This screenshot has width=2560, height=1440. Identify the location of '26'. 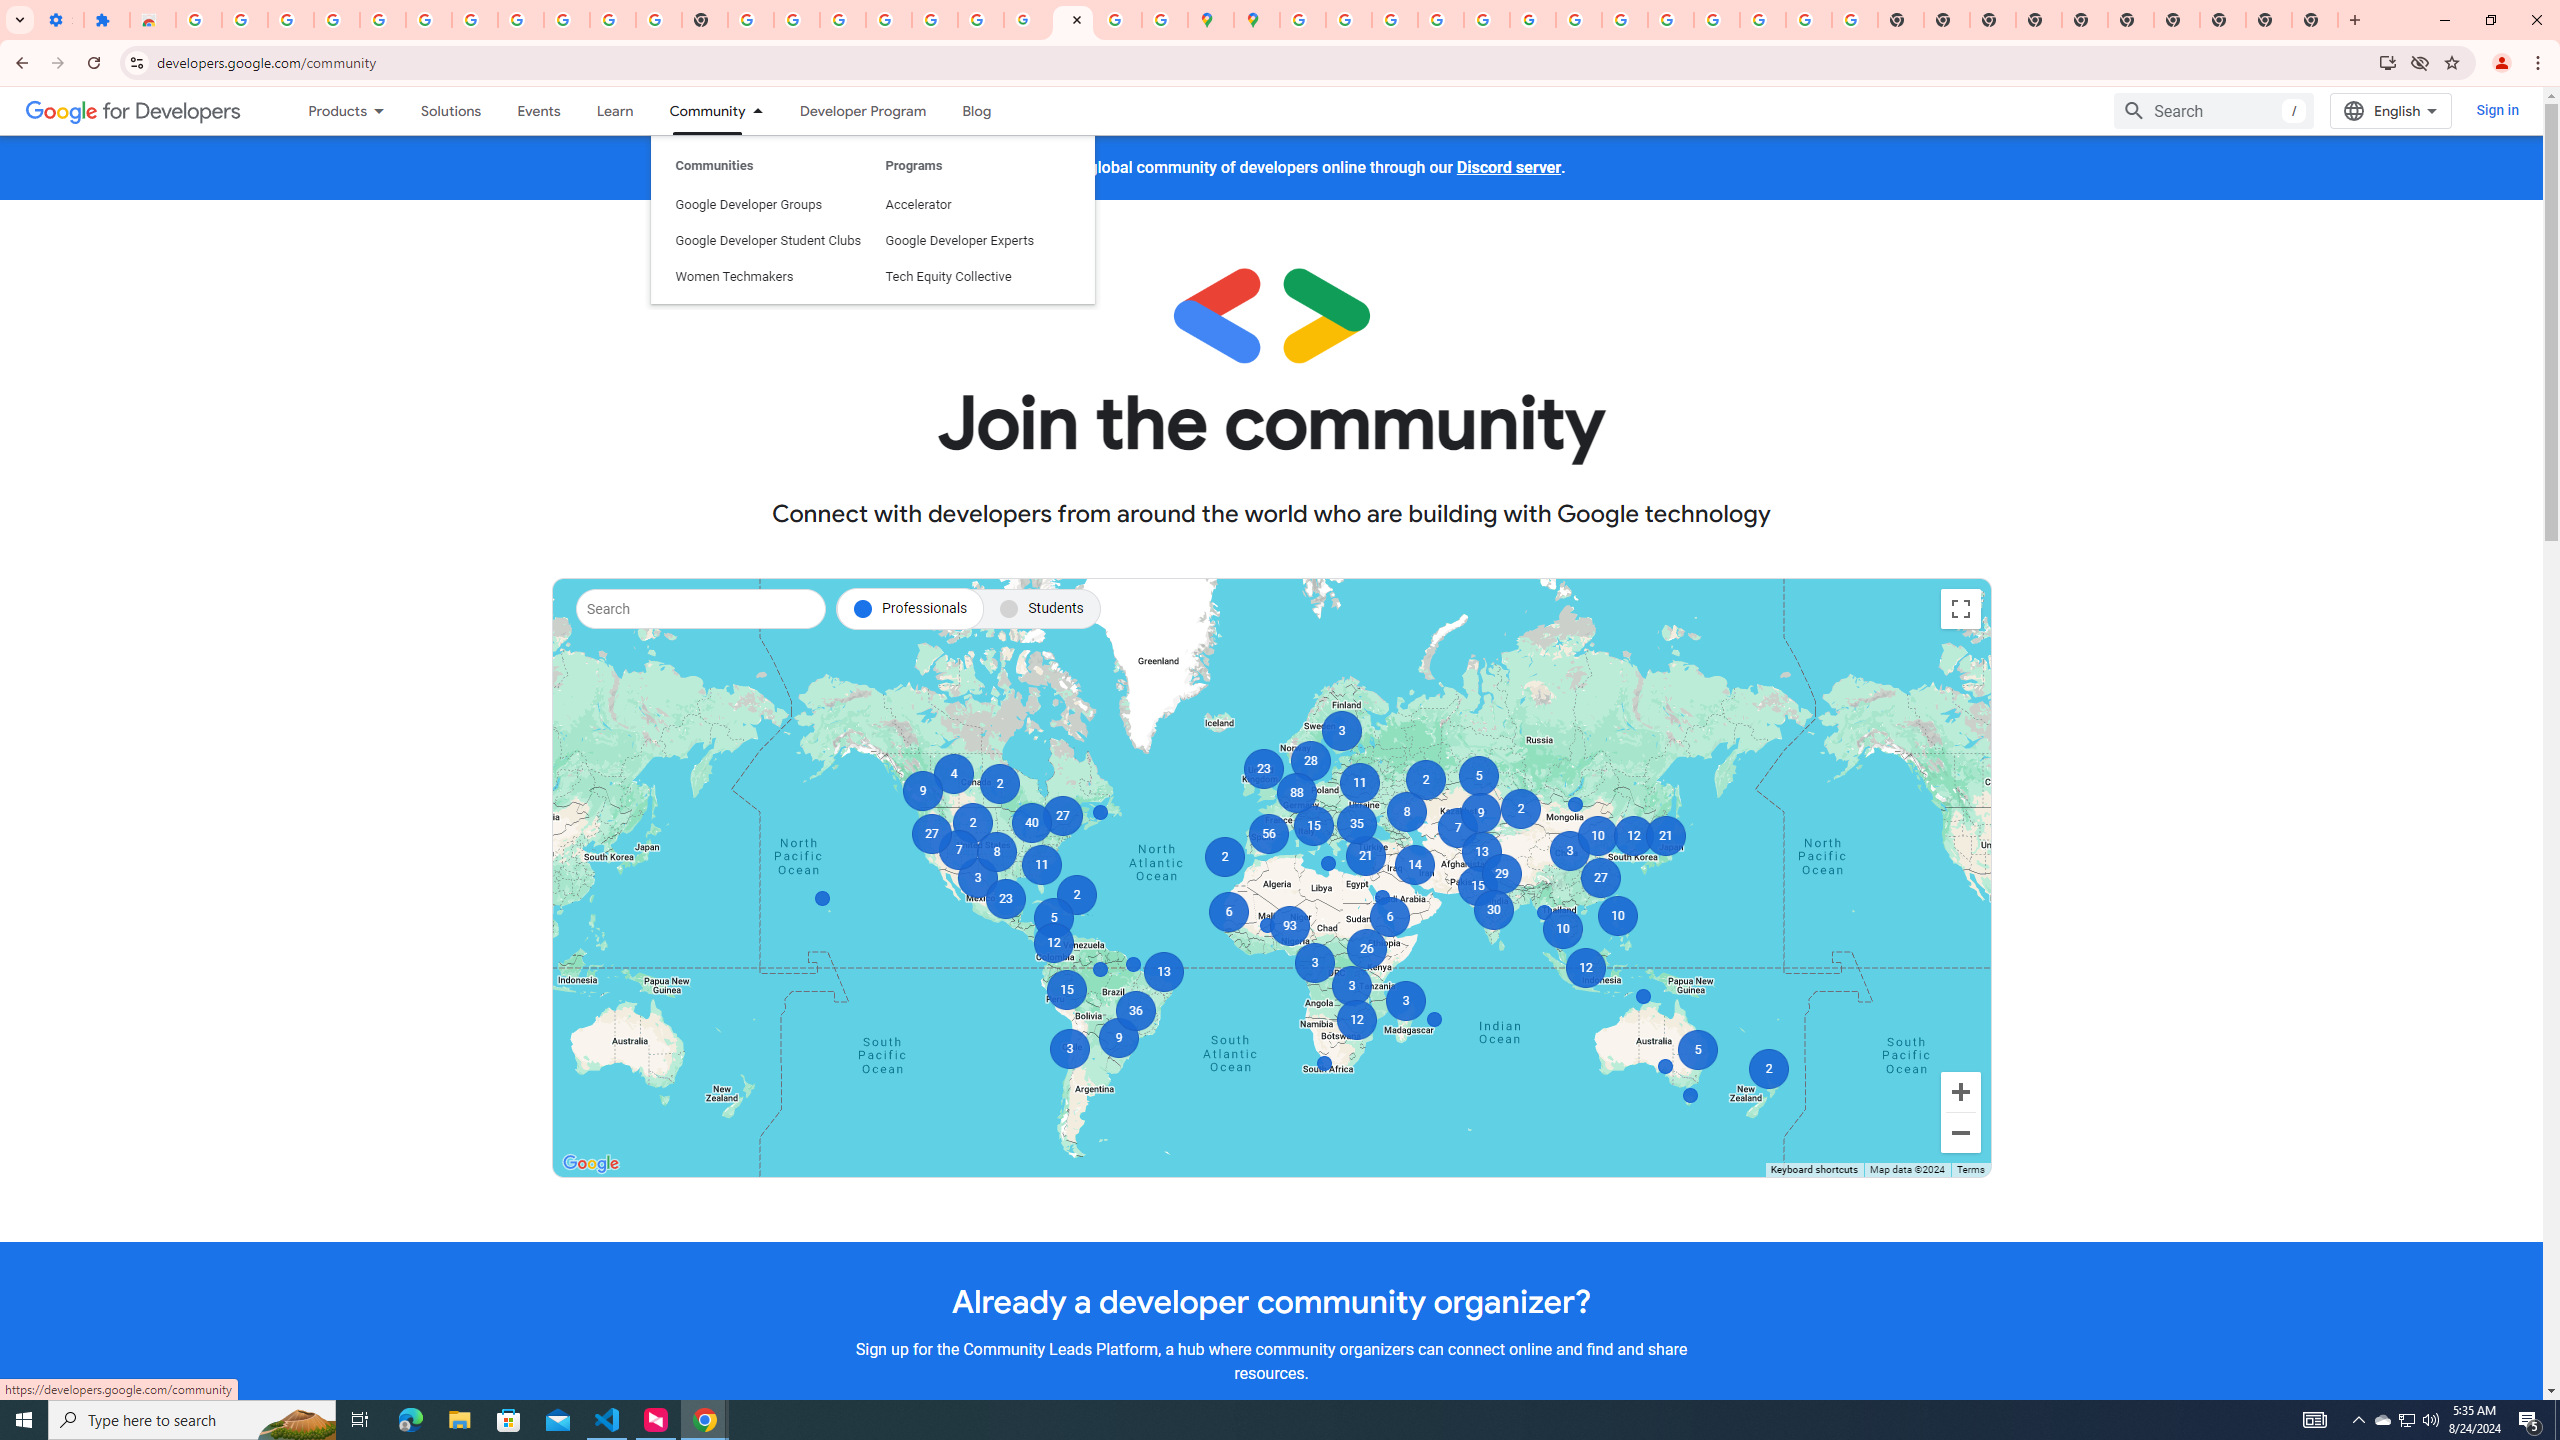
(1366, 947).